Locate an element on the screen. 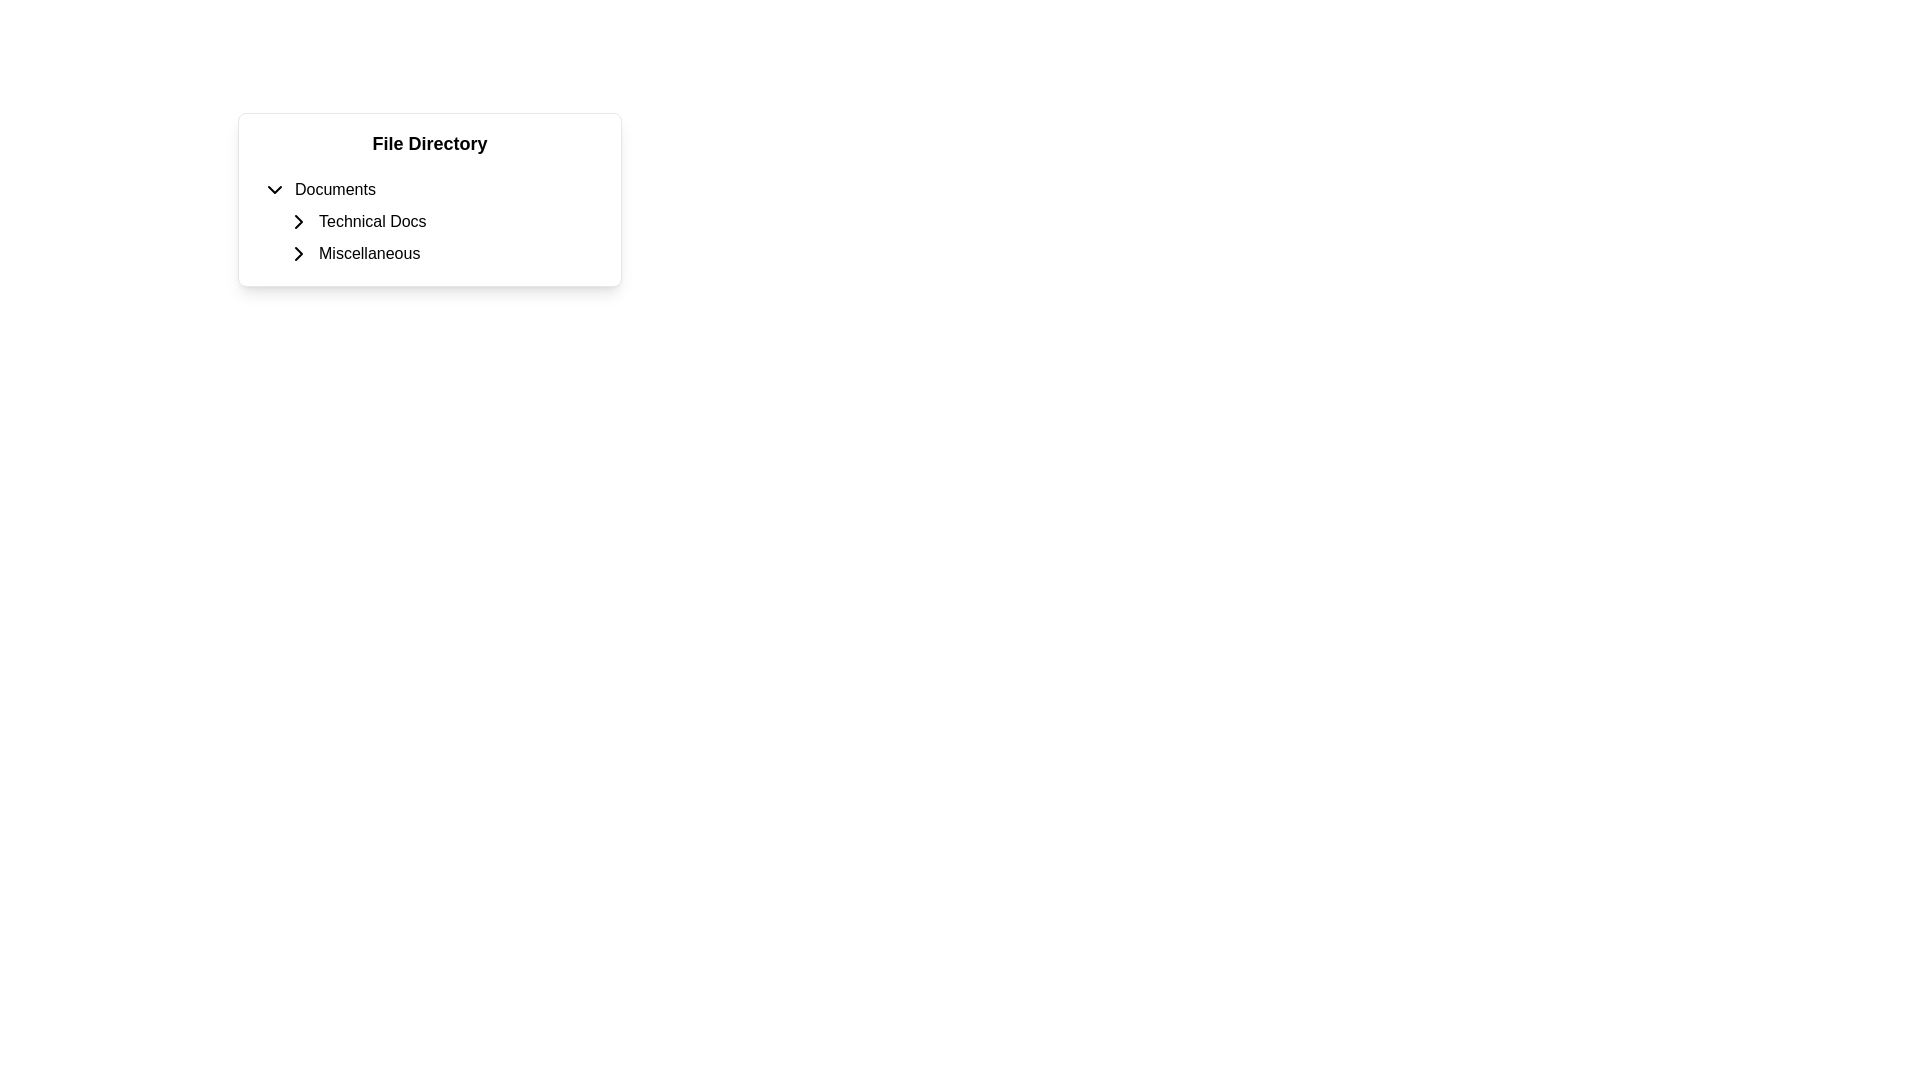 The width and height of the screenshot is (1920, 1080). the toggle icon is located at coordinates (297, 253).